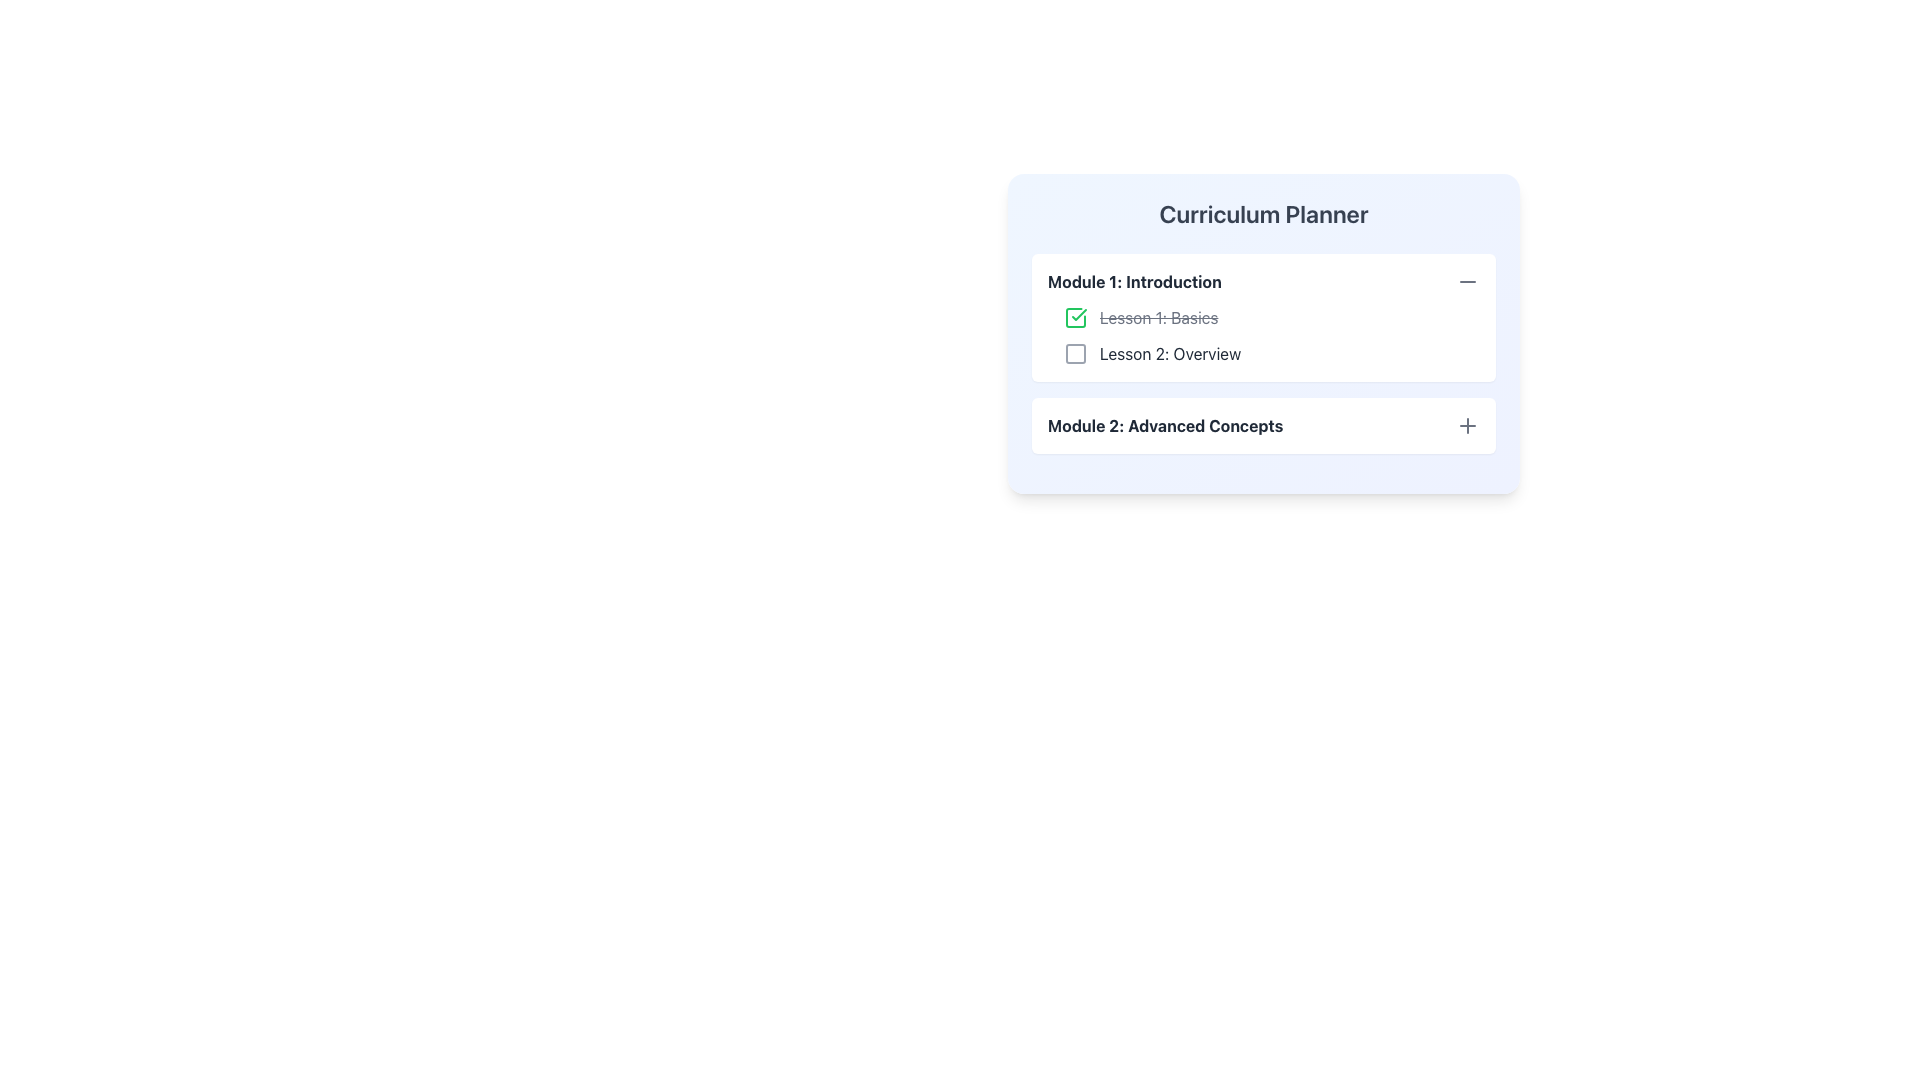 The height and width of the screenshot is (1080, 1920). What do you see at coordinates (1468, 281) in the screenshot?
I see `the toggle button located to the far right of the header titled 'Module 1: Introduction'` at bounding box center [1468, 281].